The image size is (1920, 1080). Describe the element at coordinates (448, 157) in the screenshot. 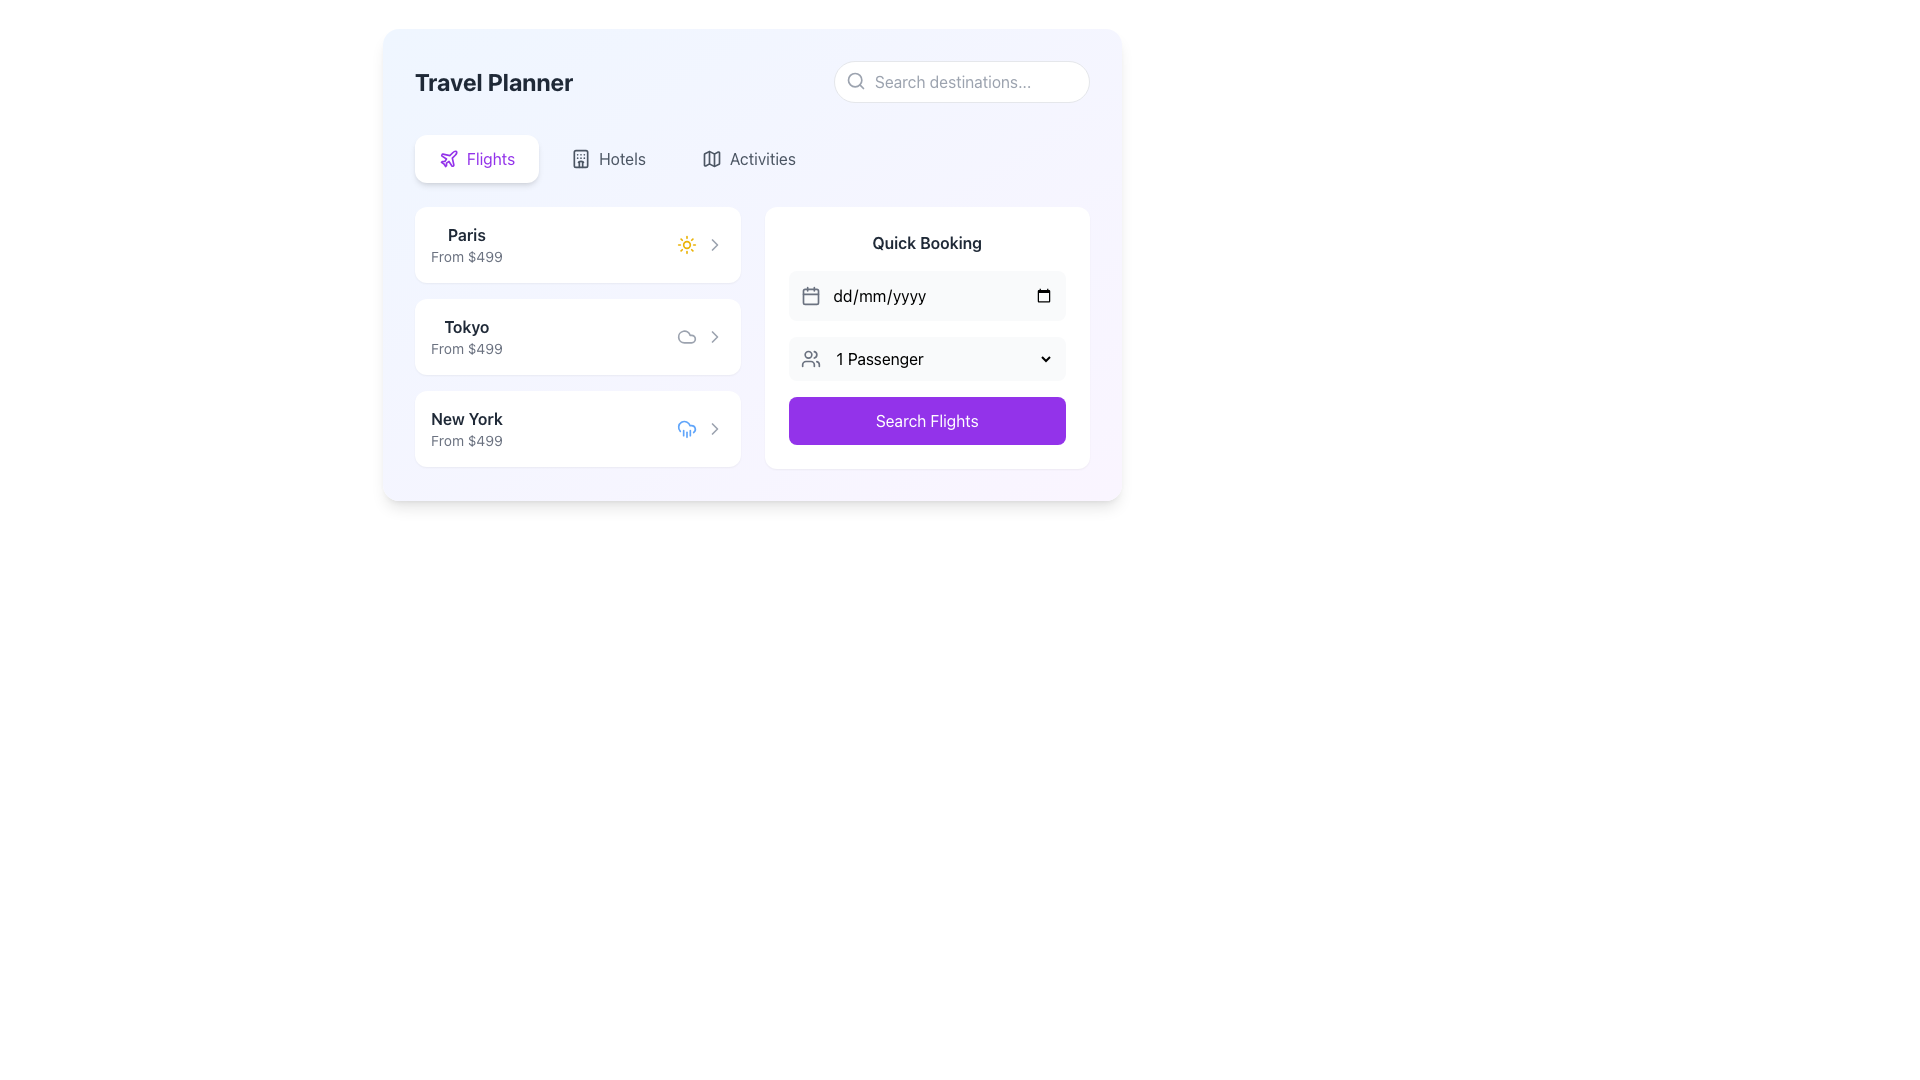

I see `the airplane icon located within the 'Flights' button in the top-left corner of the main content area, which is styled in purple and has a modern rounded design` at that location.